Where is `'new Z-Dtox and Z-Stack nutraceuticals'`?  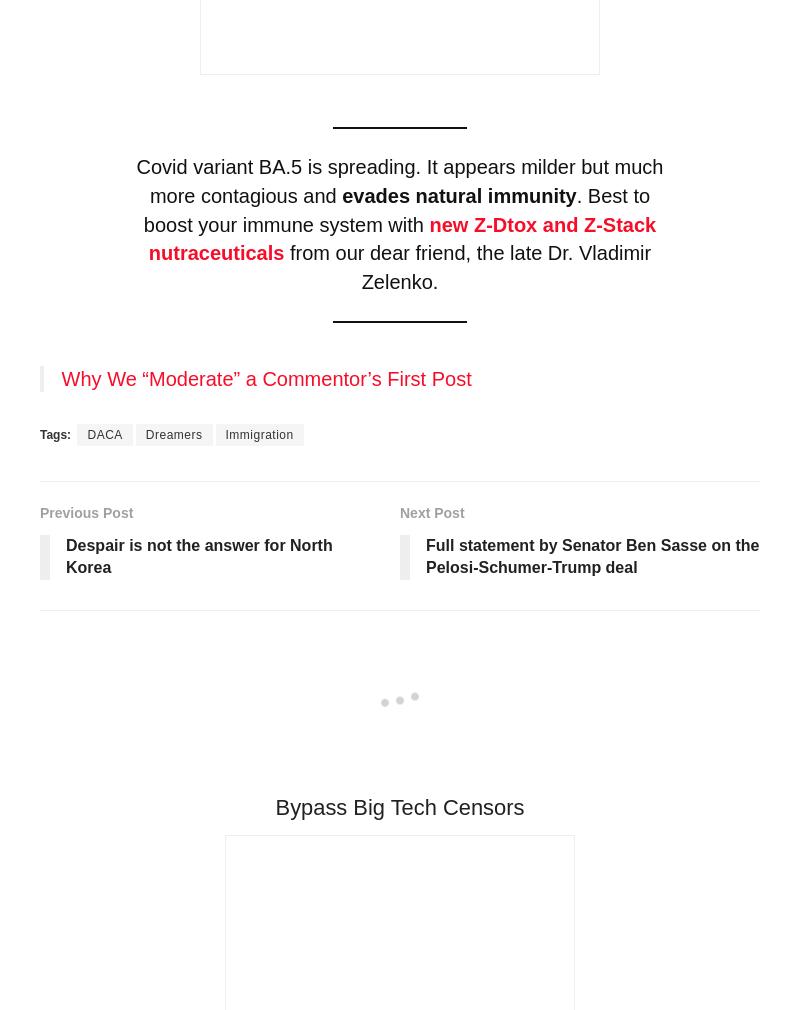
'new Z-Dtox and Z-Stack nutraceuticals' is located at coordinates (401, 237).